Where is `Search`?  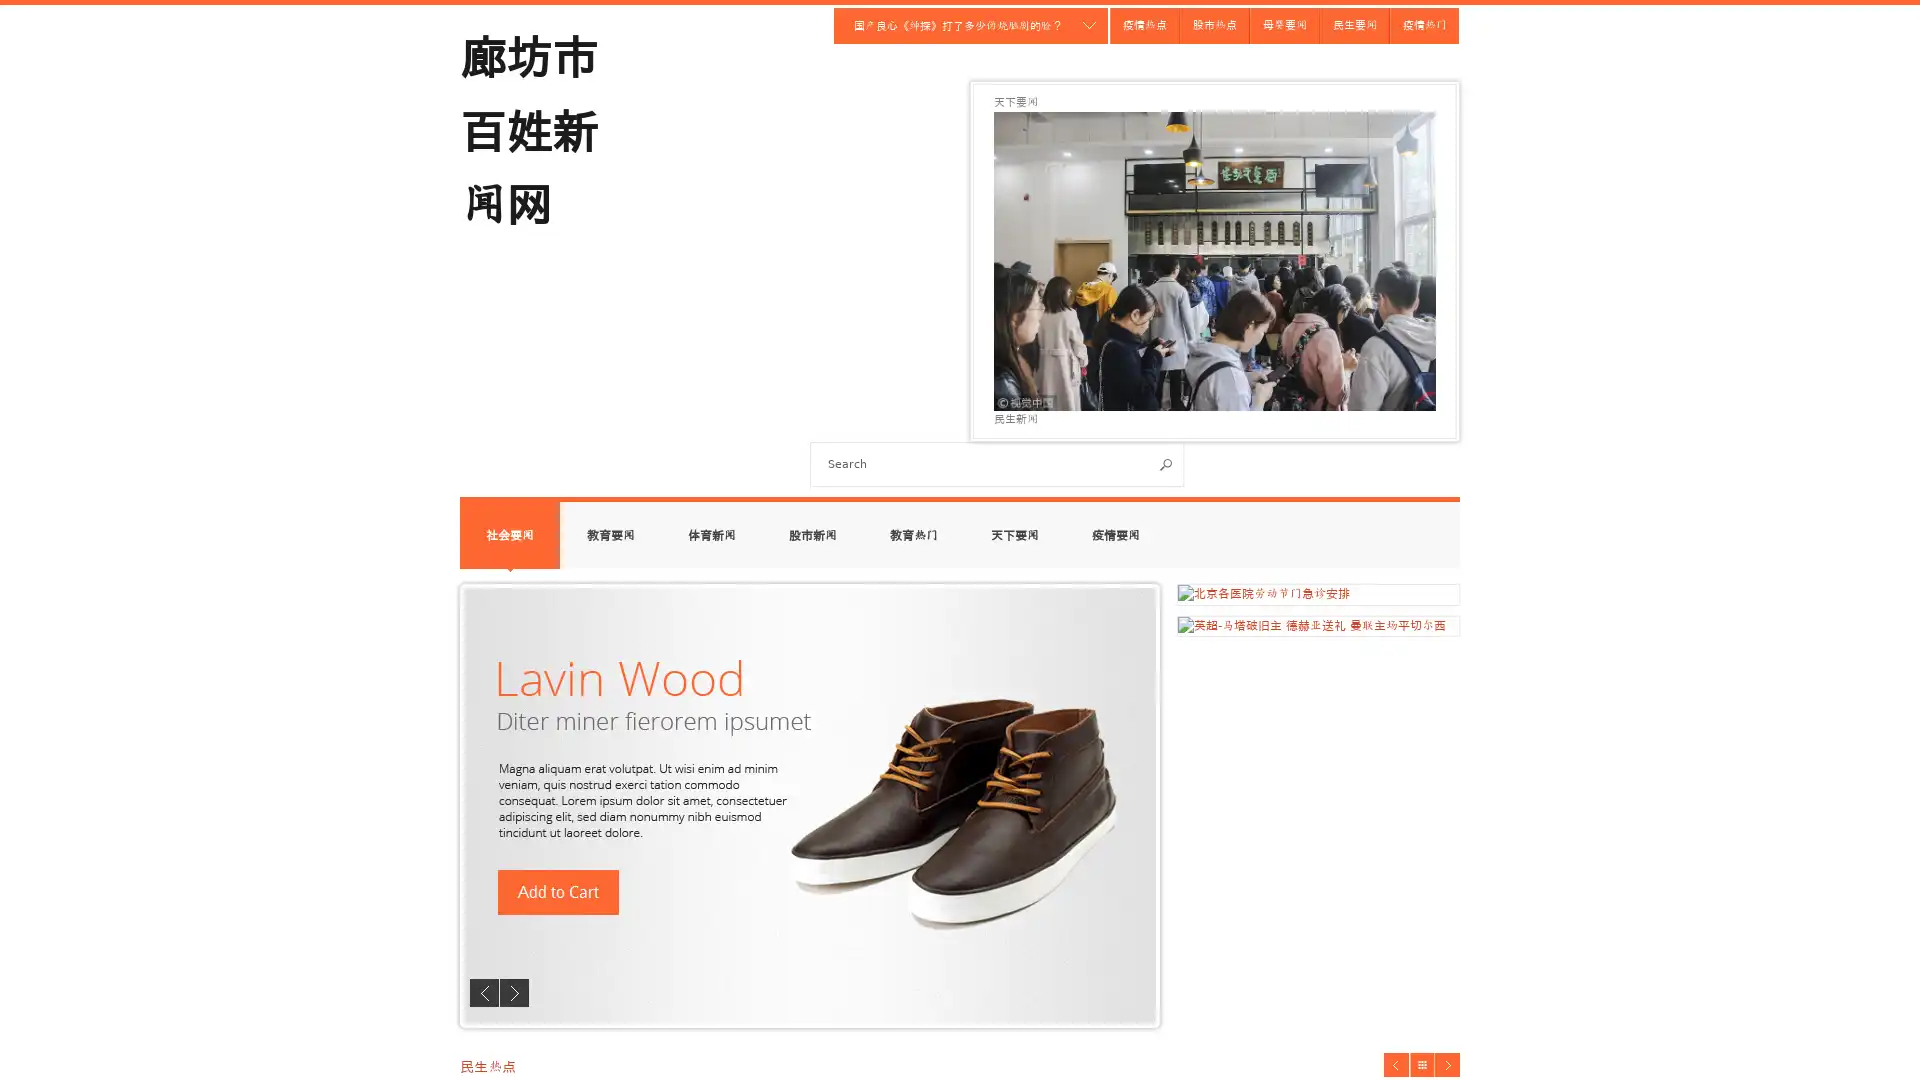
Search is located at coordinates (1166, 464).